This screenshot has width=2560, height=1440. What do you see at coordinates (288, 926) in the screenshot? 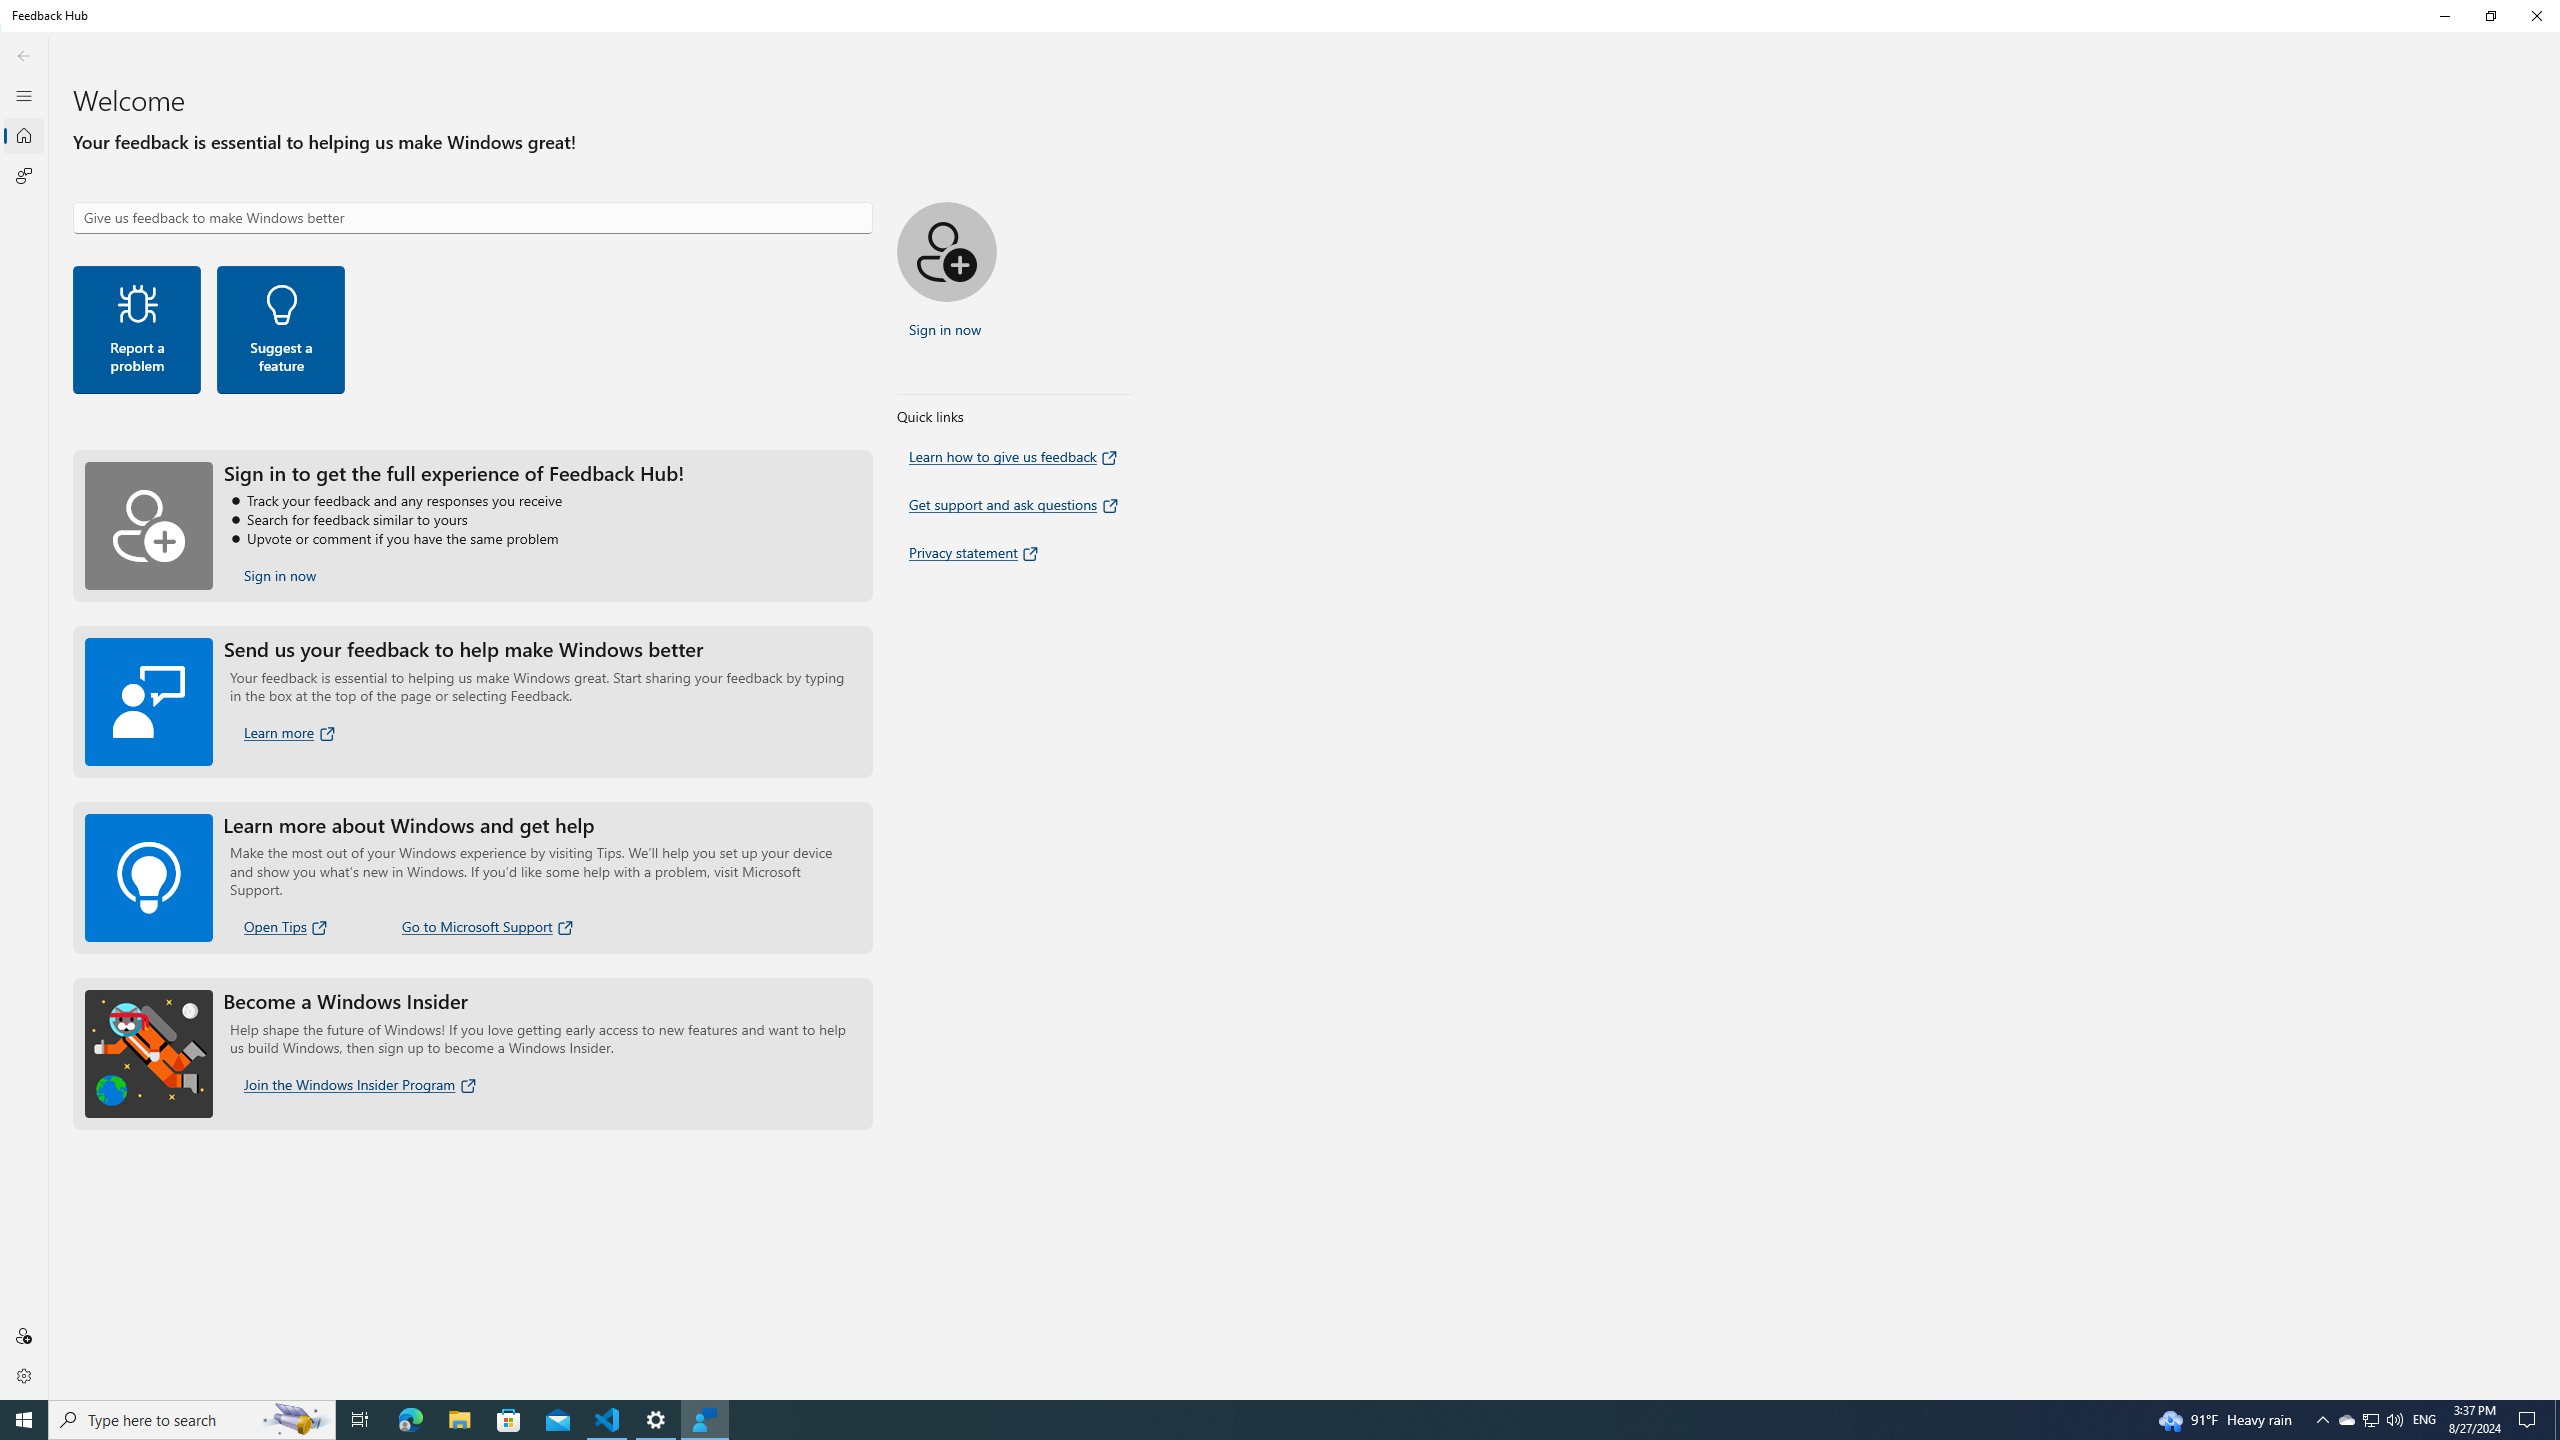
I see `'Open Tips'` at bounding box center [288, 926].